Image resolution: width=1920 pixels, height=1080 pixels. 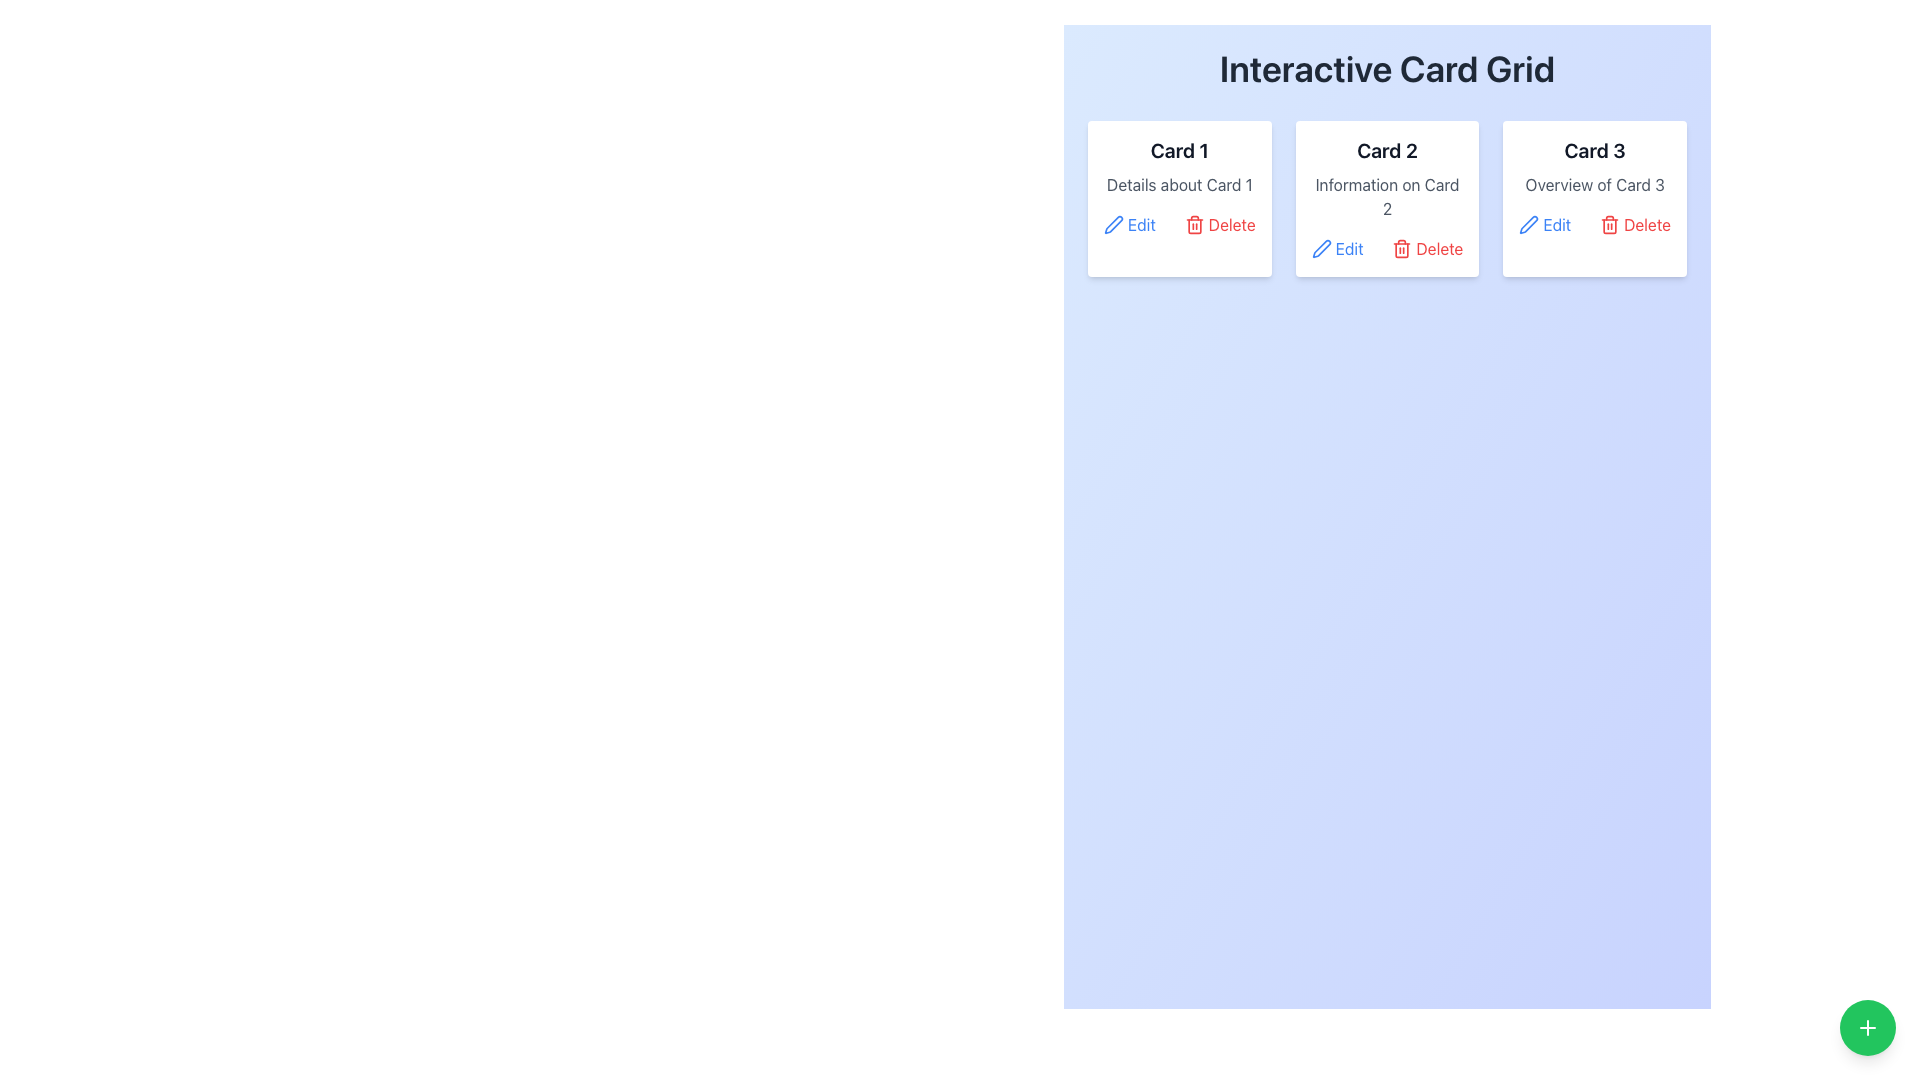 I want to click on the delete icon located in the rightmost card of the horizontal card list, so click(x=1610, y=224).